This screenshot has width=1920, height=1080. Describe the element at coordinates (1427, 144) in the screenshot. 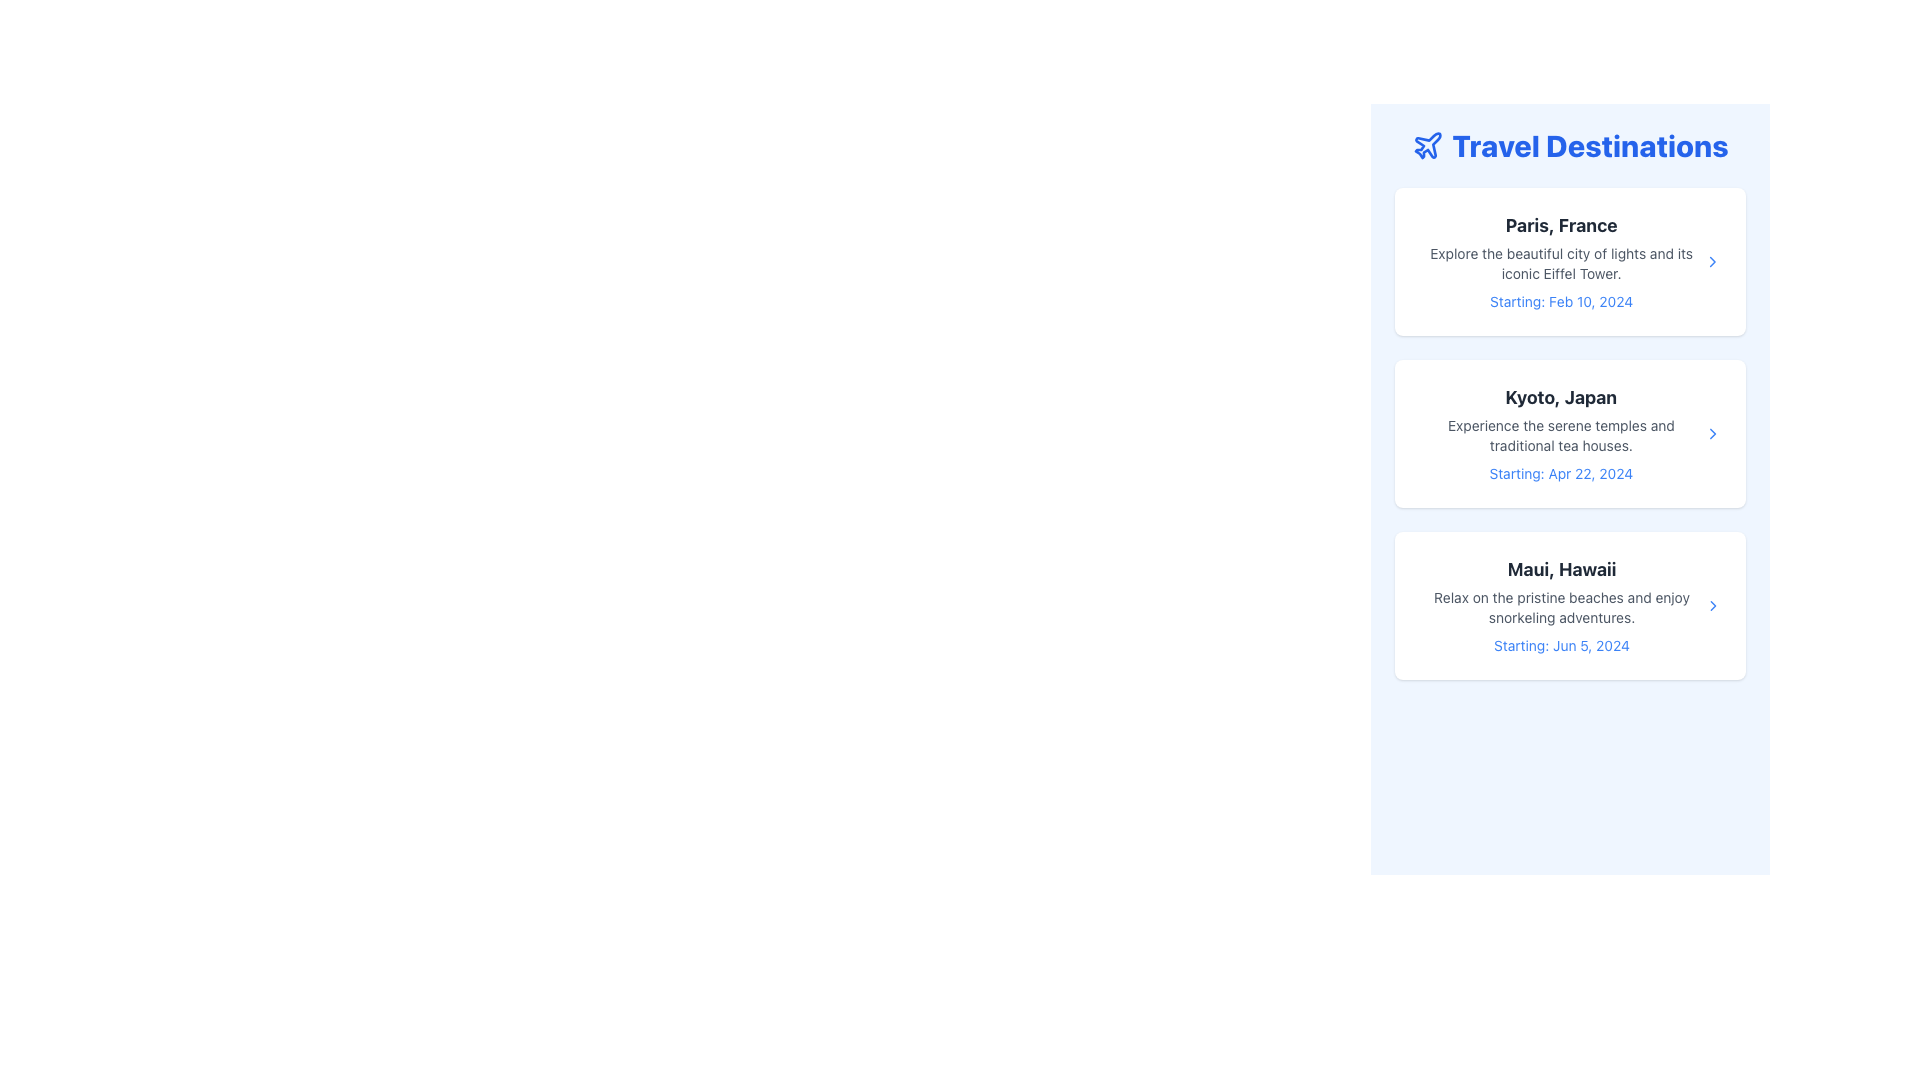

I see `the travel icon located to the left of the 'Travel Destinations' header text in the sidebar` at that location.